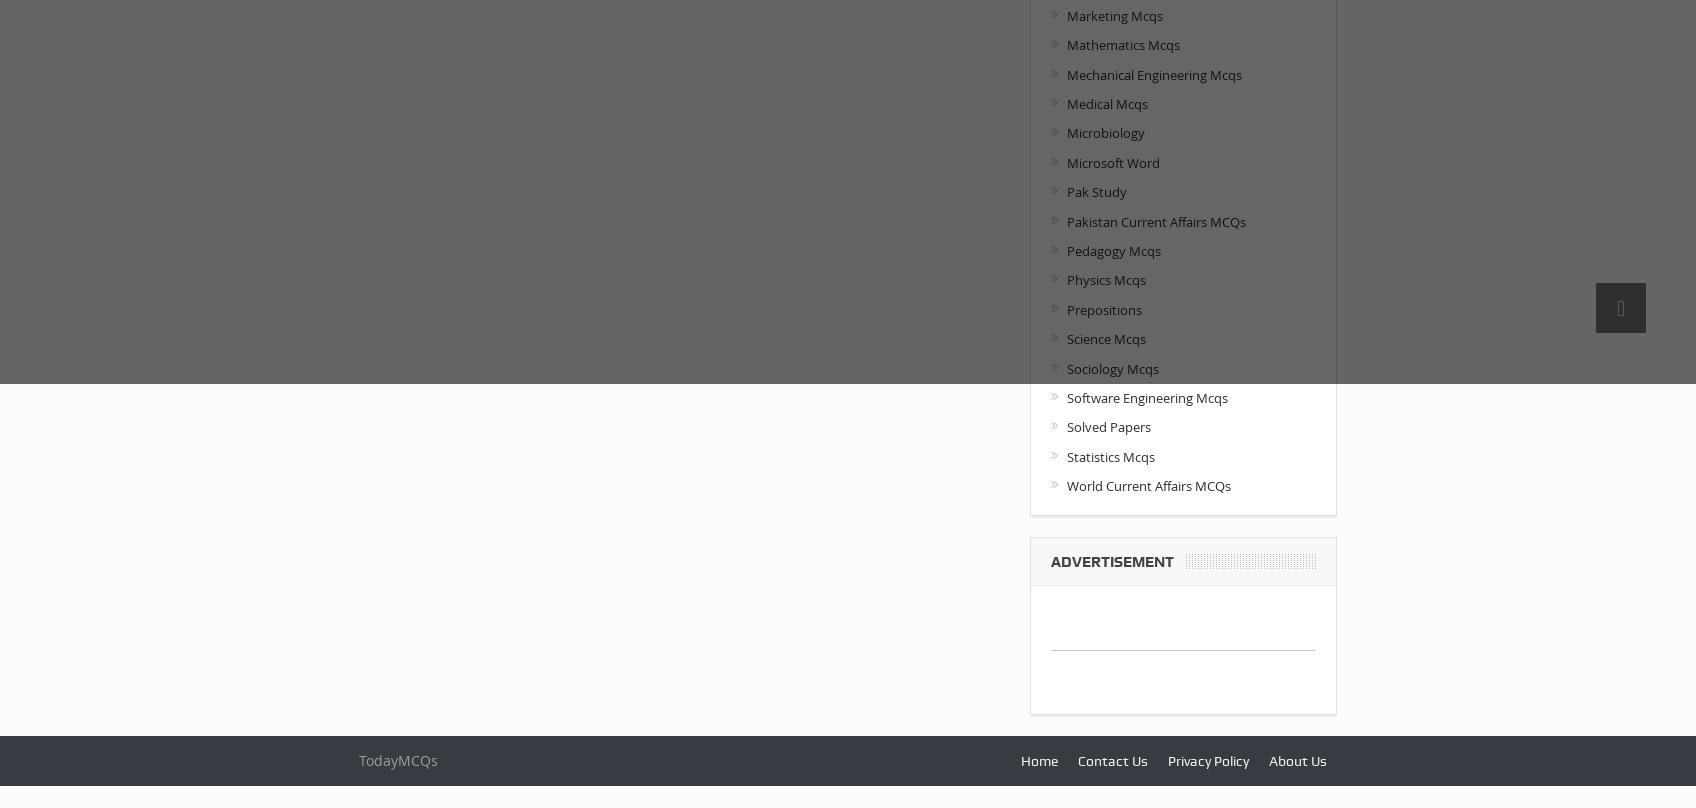 This screenshot has height=808, width=1696. Describe the element at coordinates (1154, 74) in the screenshot. I see `'Mechanical Engineering Mcqs'` at that location.